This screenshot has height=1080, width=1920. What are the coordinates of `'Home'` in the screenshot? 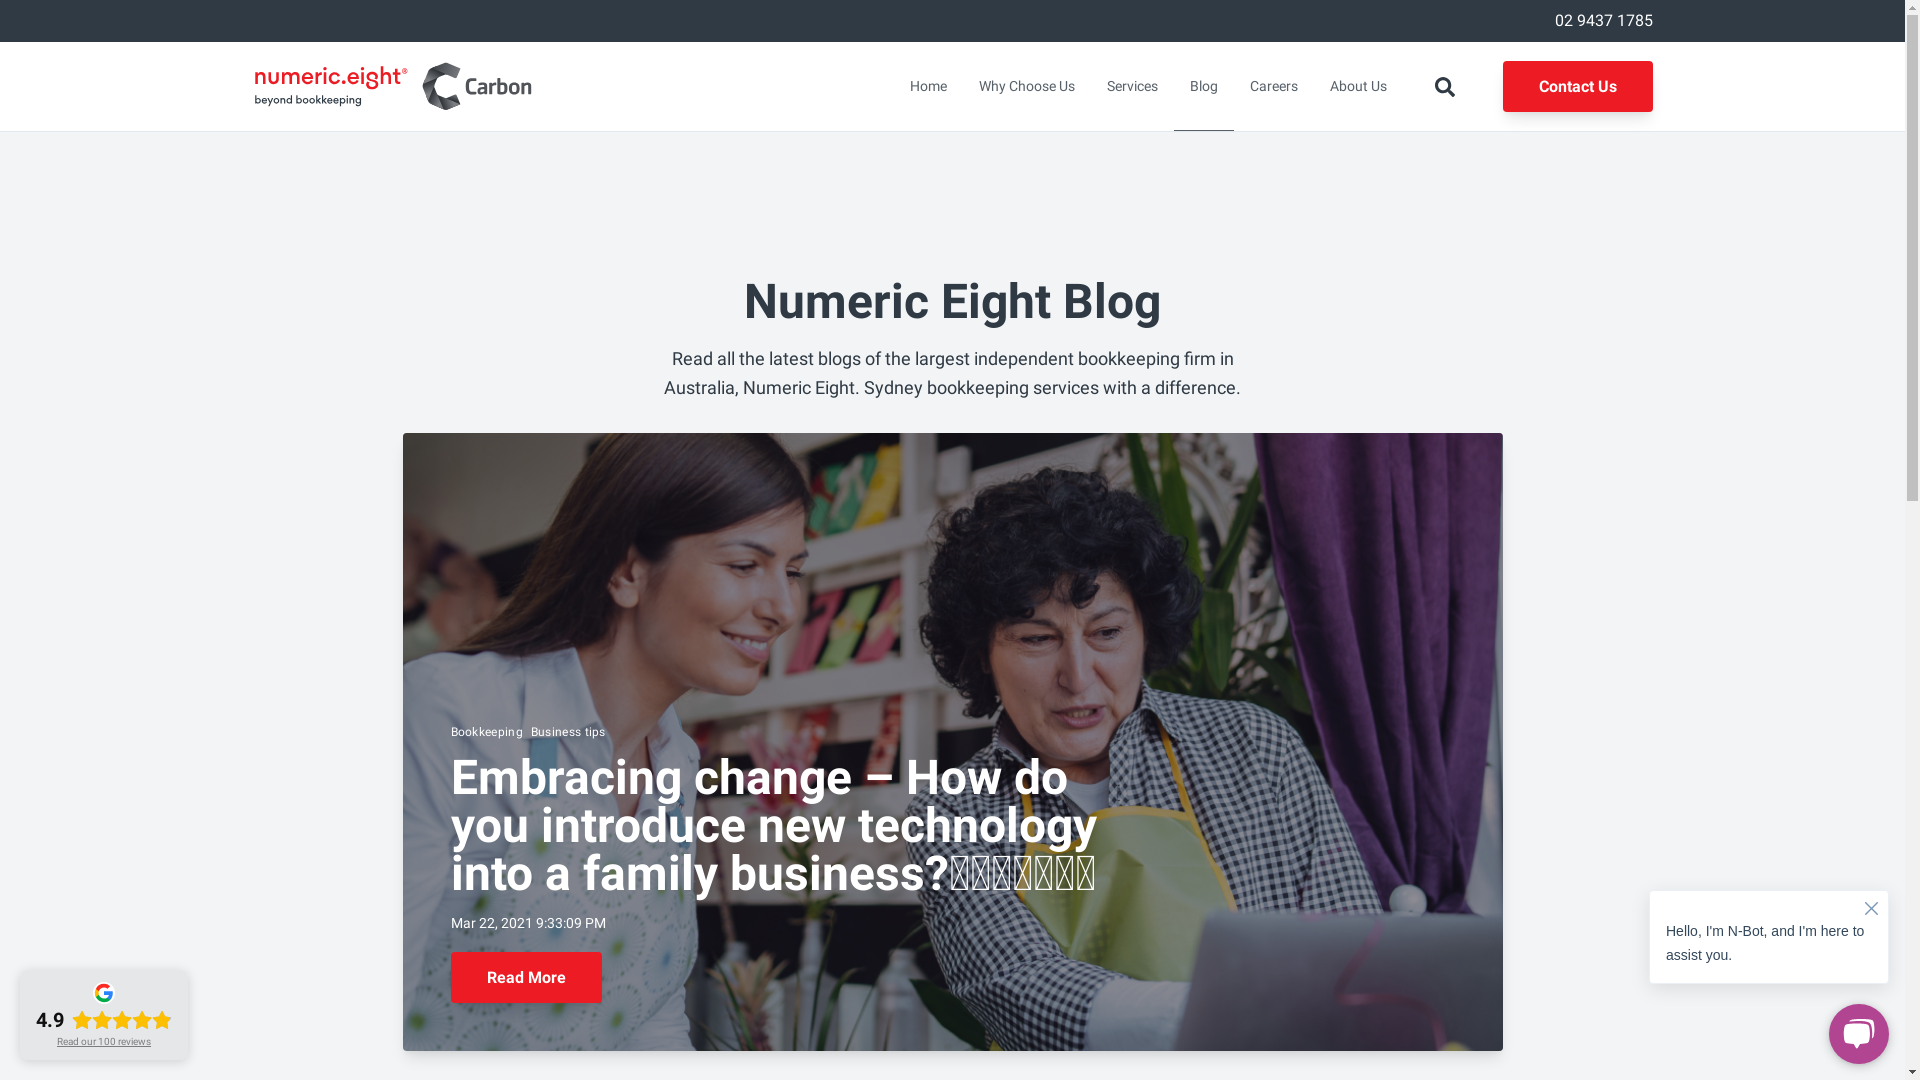 It's located at (927, 85).